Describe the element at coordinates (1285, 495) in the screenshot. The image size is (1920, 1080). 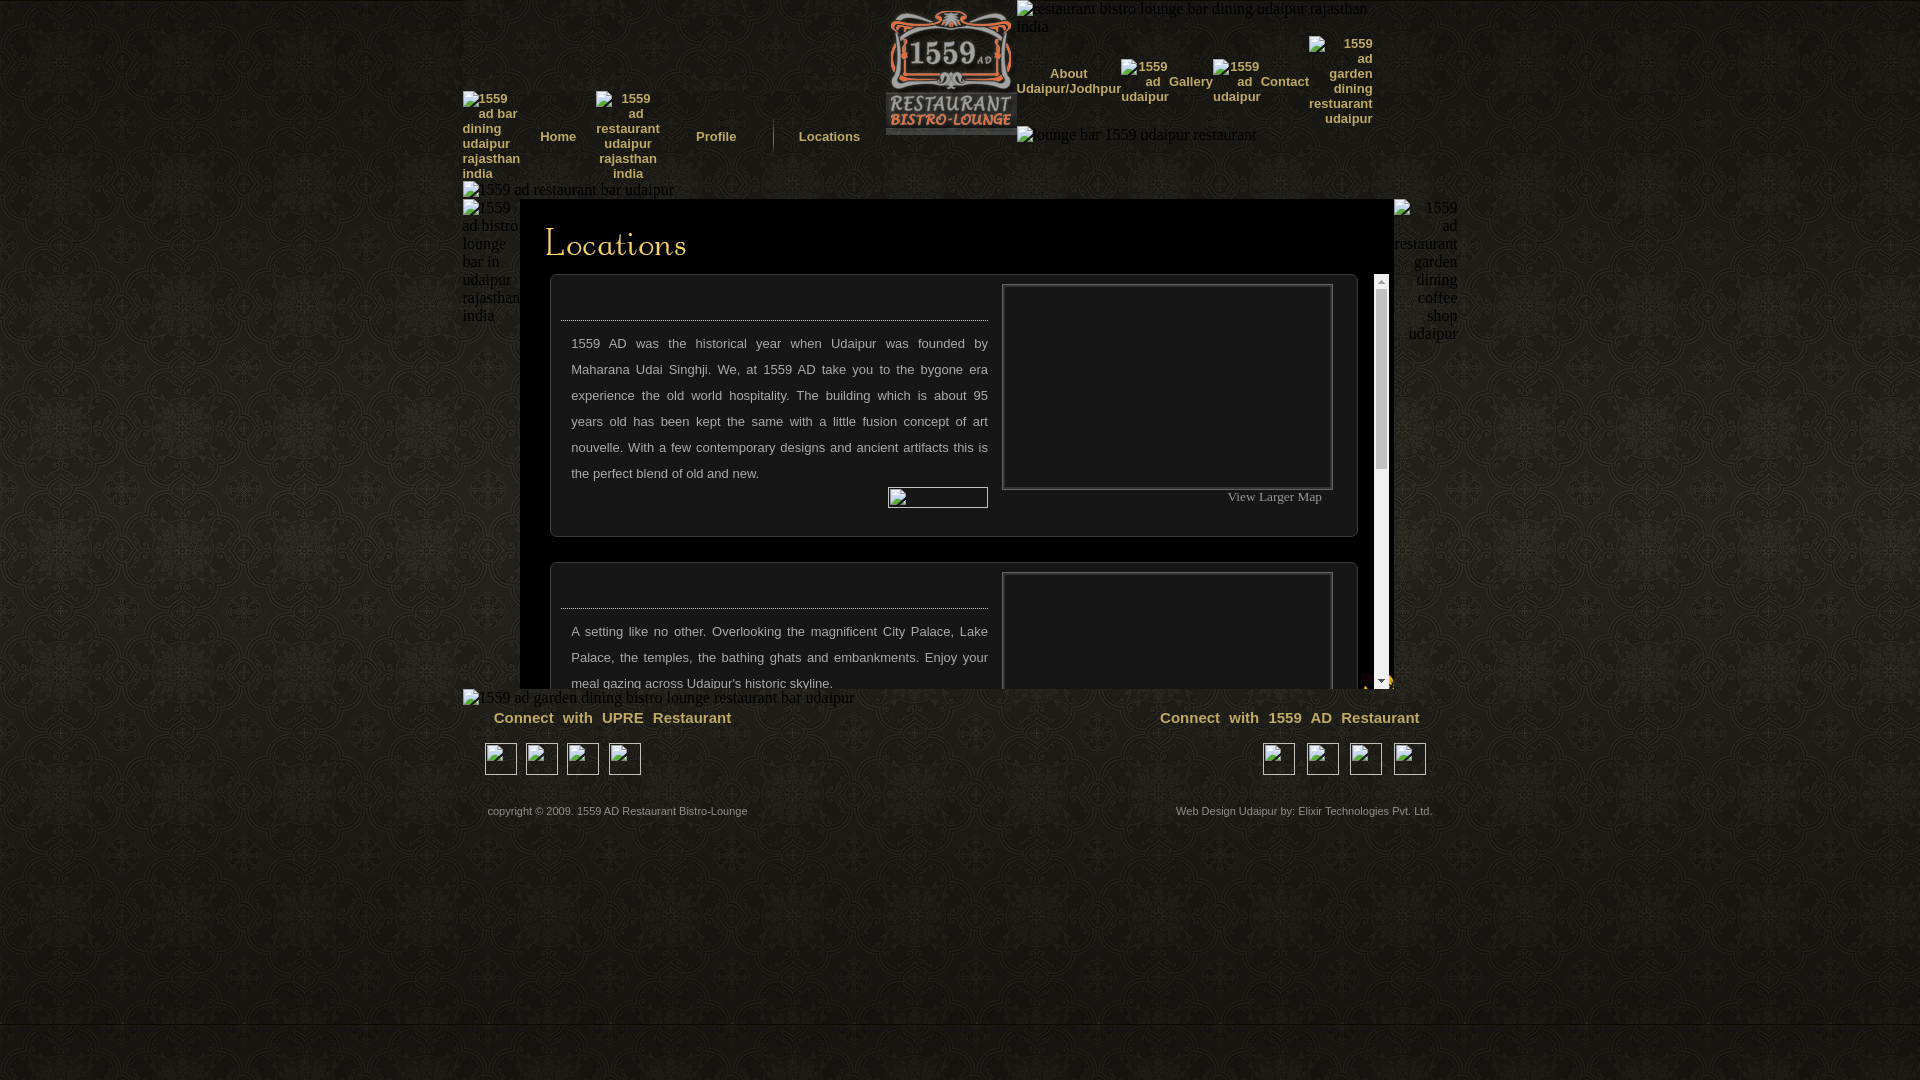
I see `'View Larger Map'` at that location.